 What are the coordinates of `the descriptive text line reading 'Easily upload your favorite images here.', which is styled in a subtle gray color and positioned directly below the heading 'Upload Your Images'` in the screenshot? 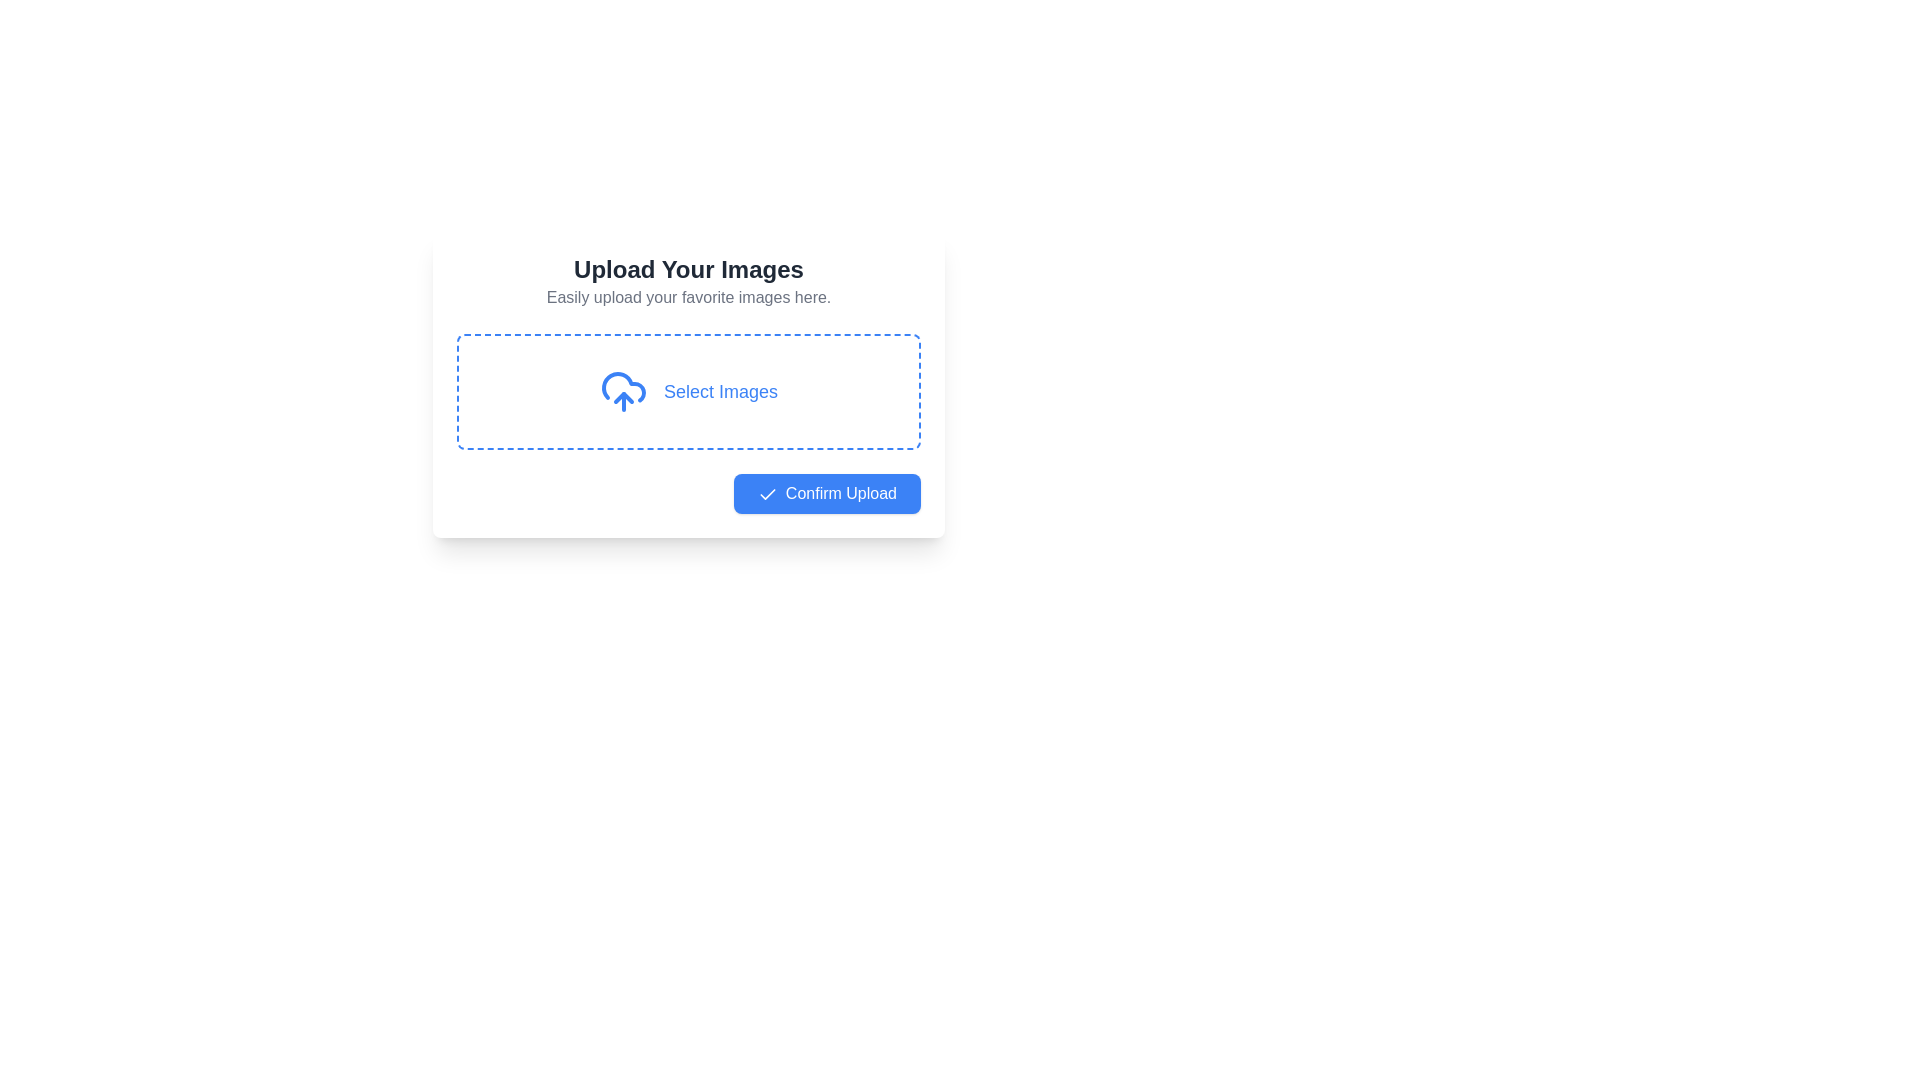 It's located at (689, 297).